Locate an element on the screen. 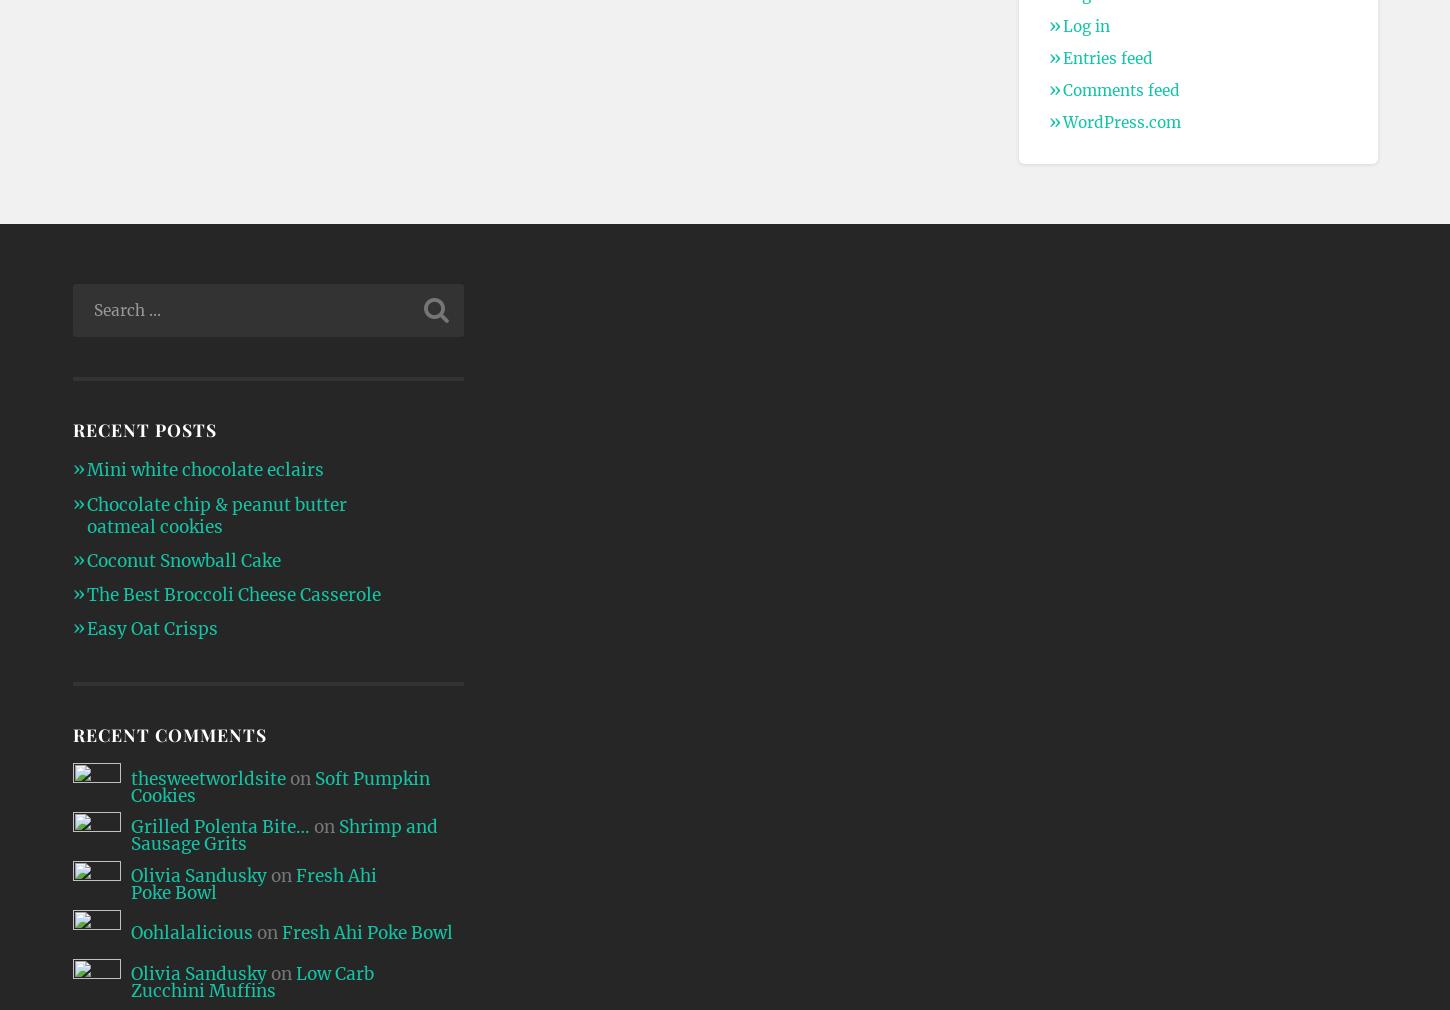 This screenshot has width=1450, height=1010. 'Recent Posts' is located at coordinates (142, 428).